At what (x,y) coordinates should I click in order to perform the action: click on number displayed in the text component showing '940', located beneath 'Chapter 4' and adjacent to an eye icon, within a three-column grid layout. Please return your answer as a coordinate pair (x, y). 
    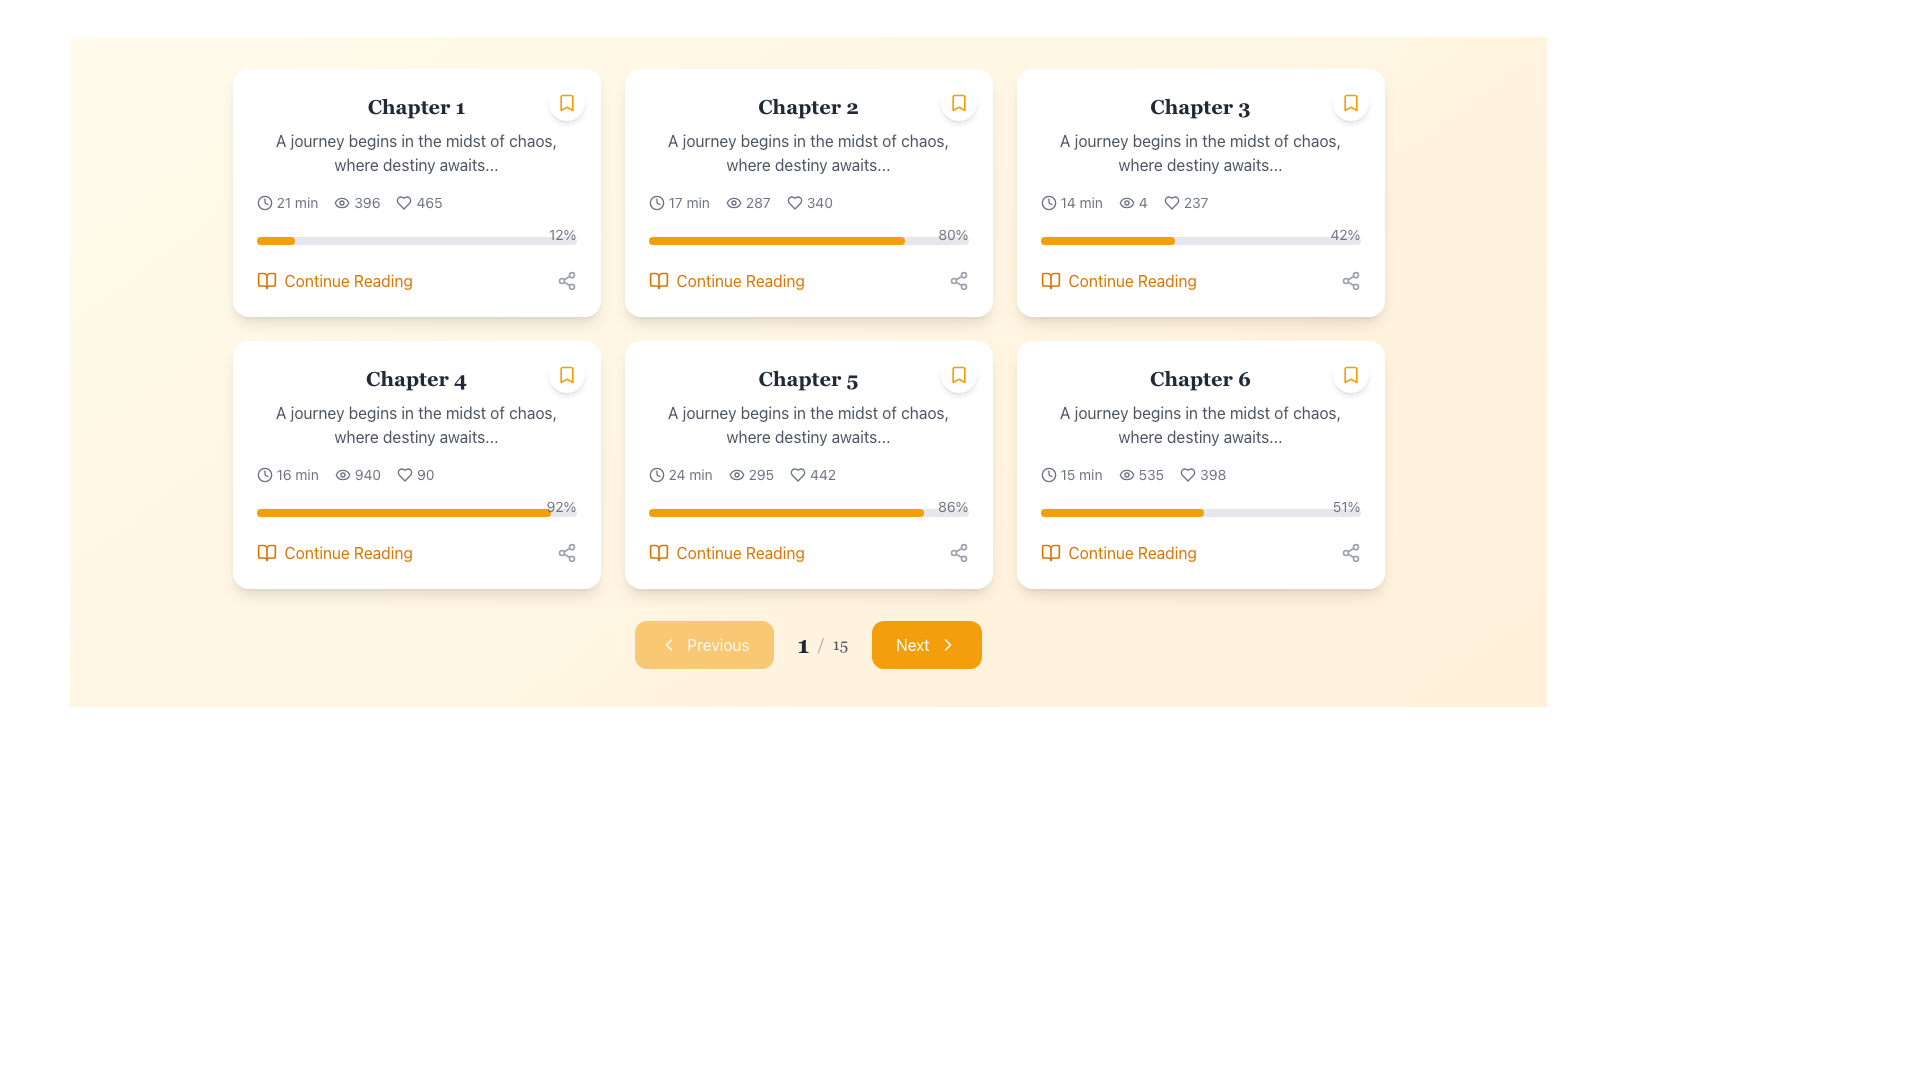
    Looking at the image, I should click on (357, 474).